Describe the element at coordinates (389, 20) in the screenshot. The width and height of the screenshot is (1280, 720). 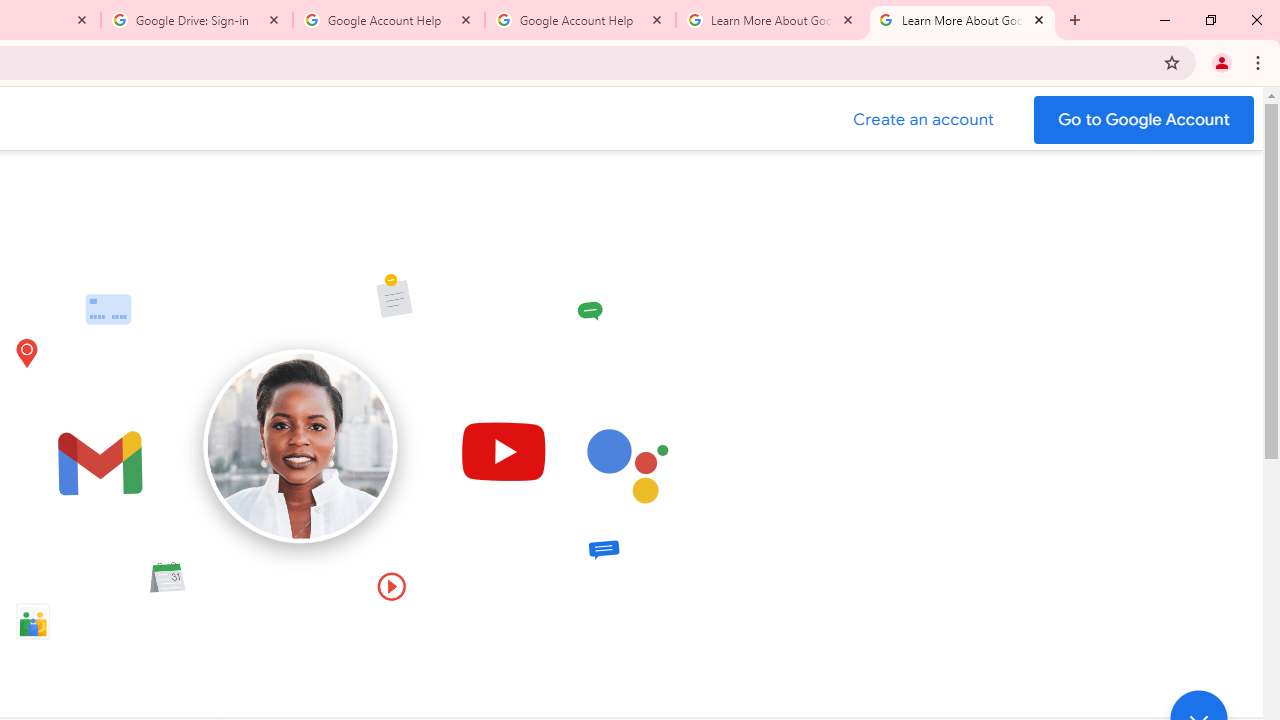
I see `'Google Account Help'` at that location.